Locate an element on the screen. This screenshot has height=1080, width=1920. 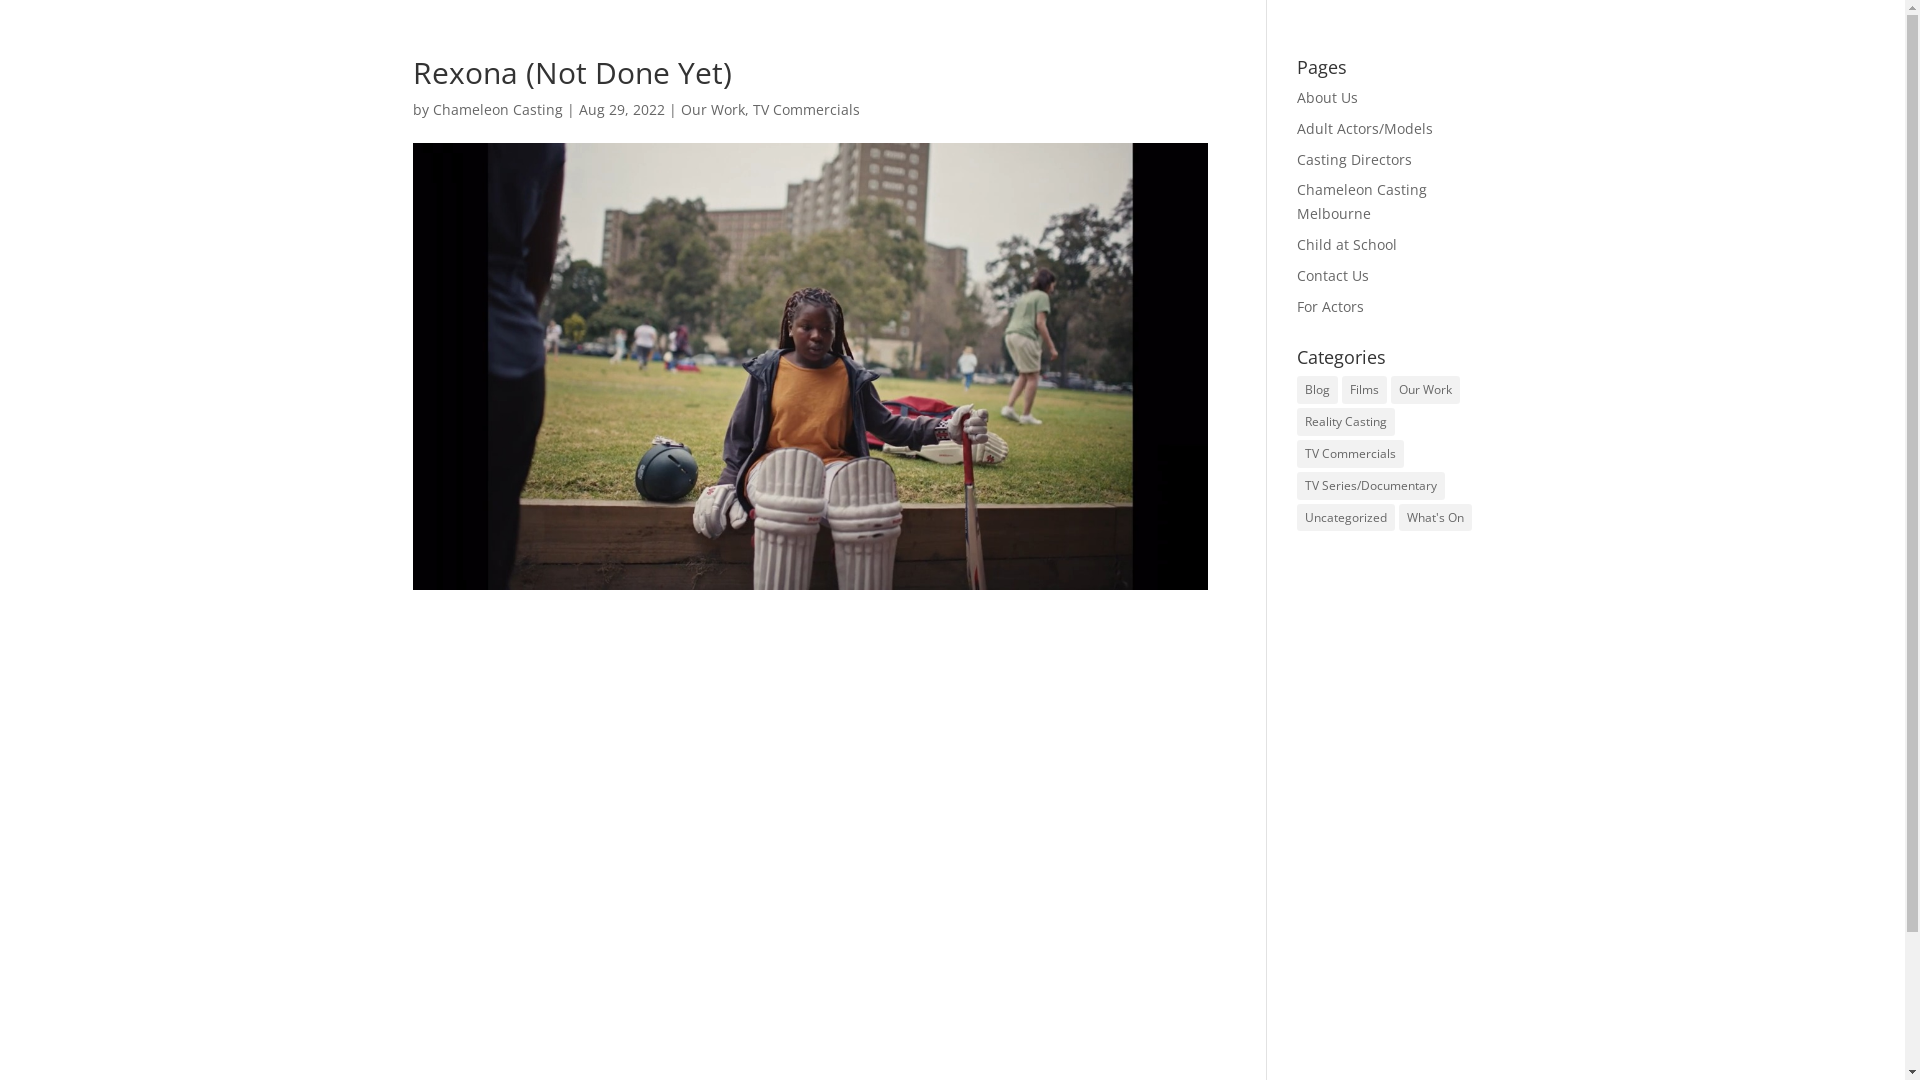
'Casting Directors' is located at coordinates (1354, 158).